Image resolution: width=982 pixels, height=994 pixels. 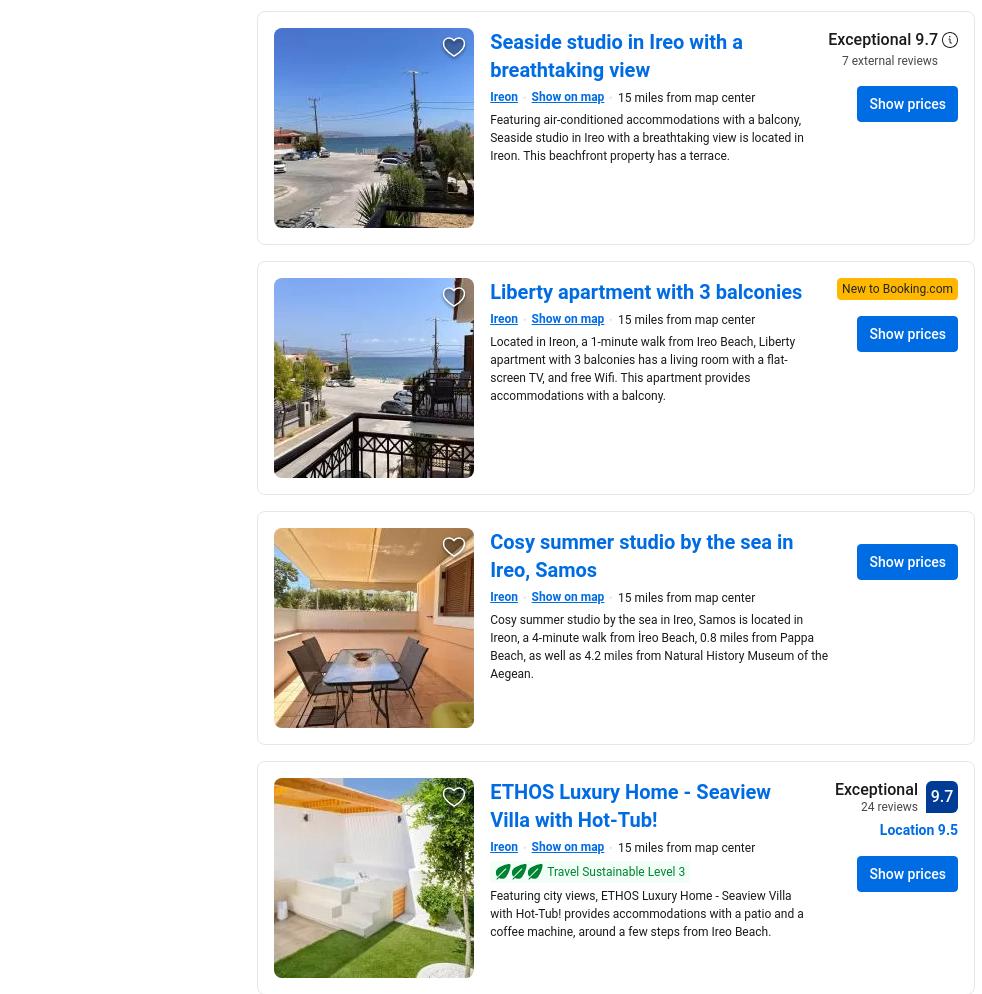 I want to click on 'ETHOS Luxury Home - Seaview Villa with Hot-Tub!', so click(x=628, y=806).